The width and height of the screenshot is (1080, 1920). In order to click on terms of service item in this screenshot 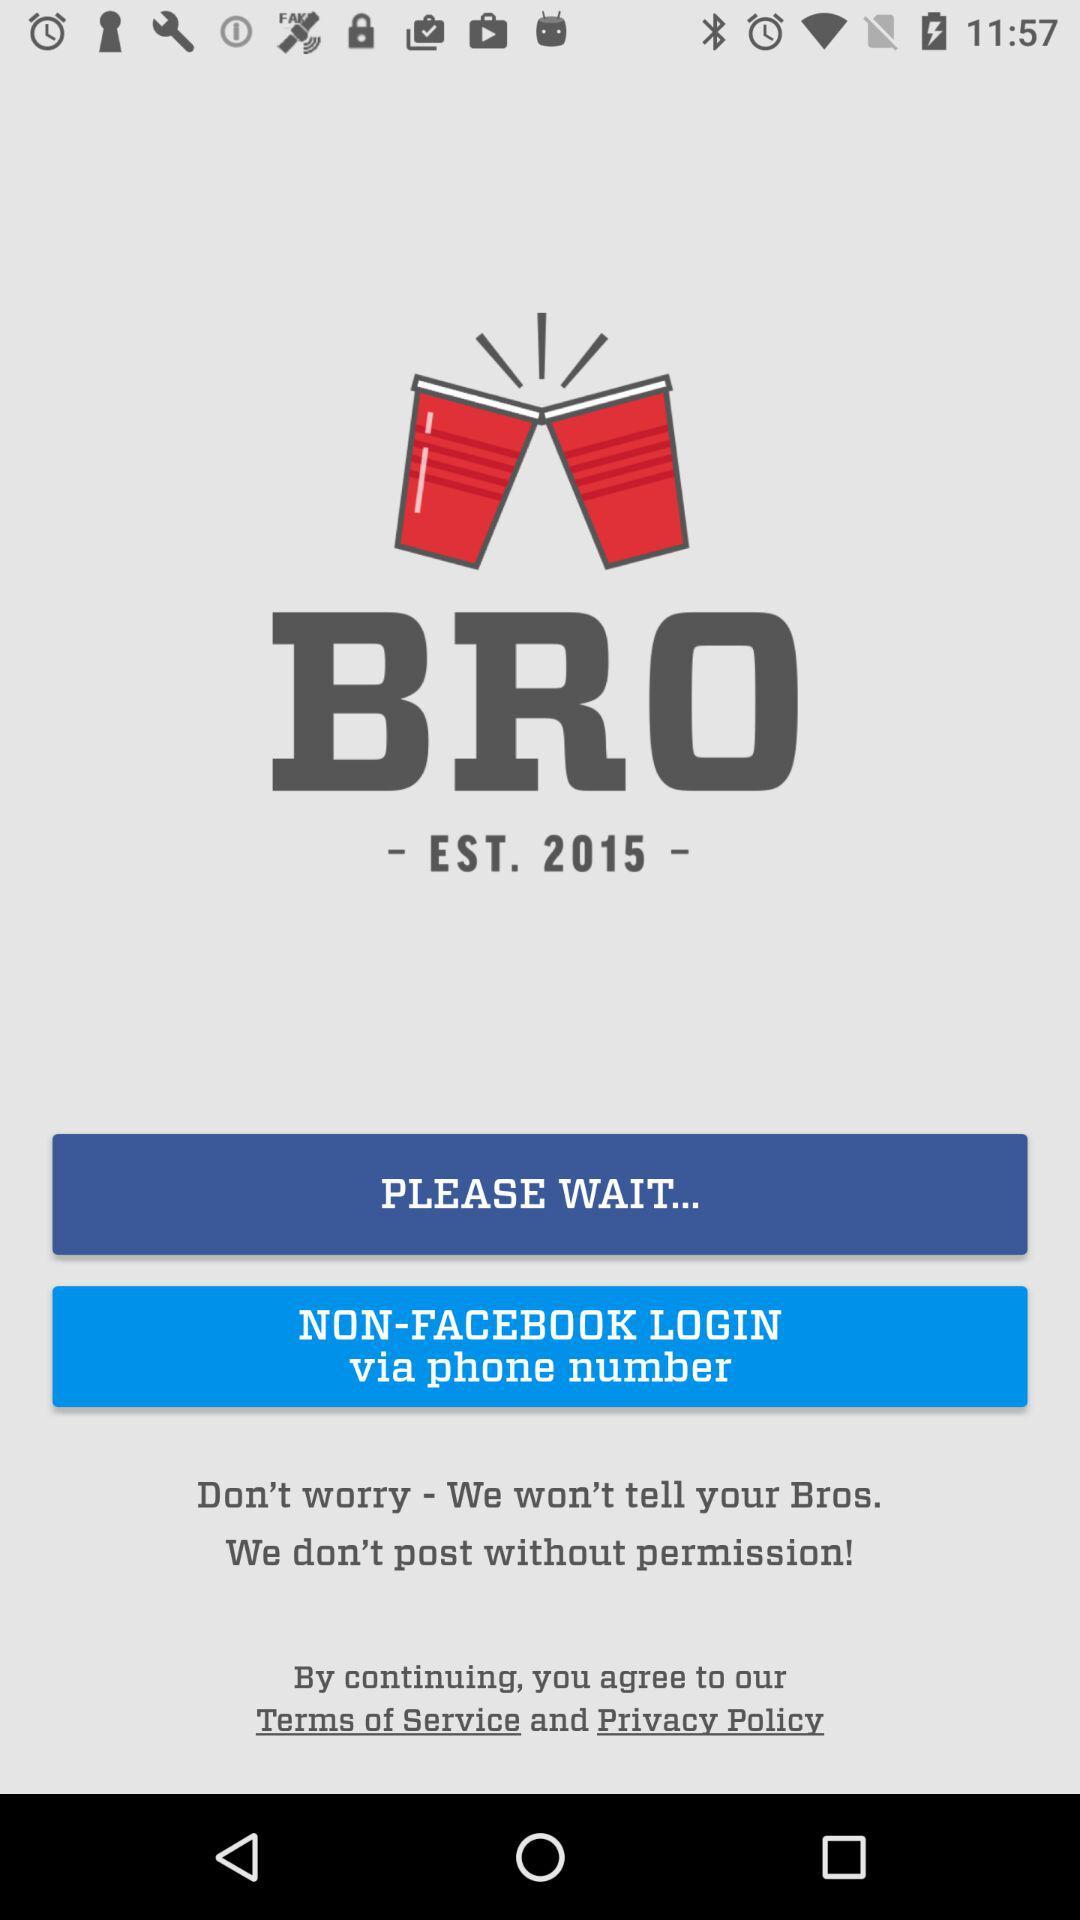, I will do `click(388, 1719)`.